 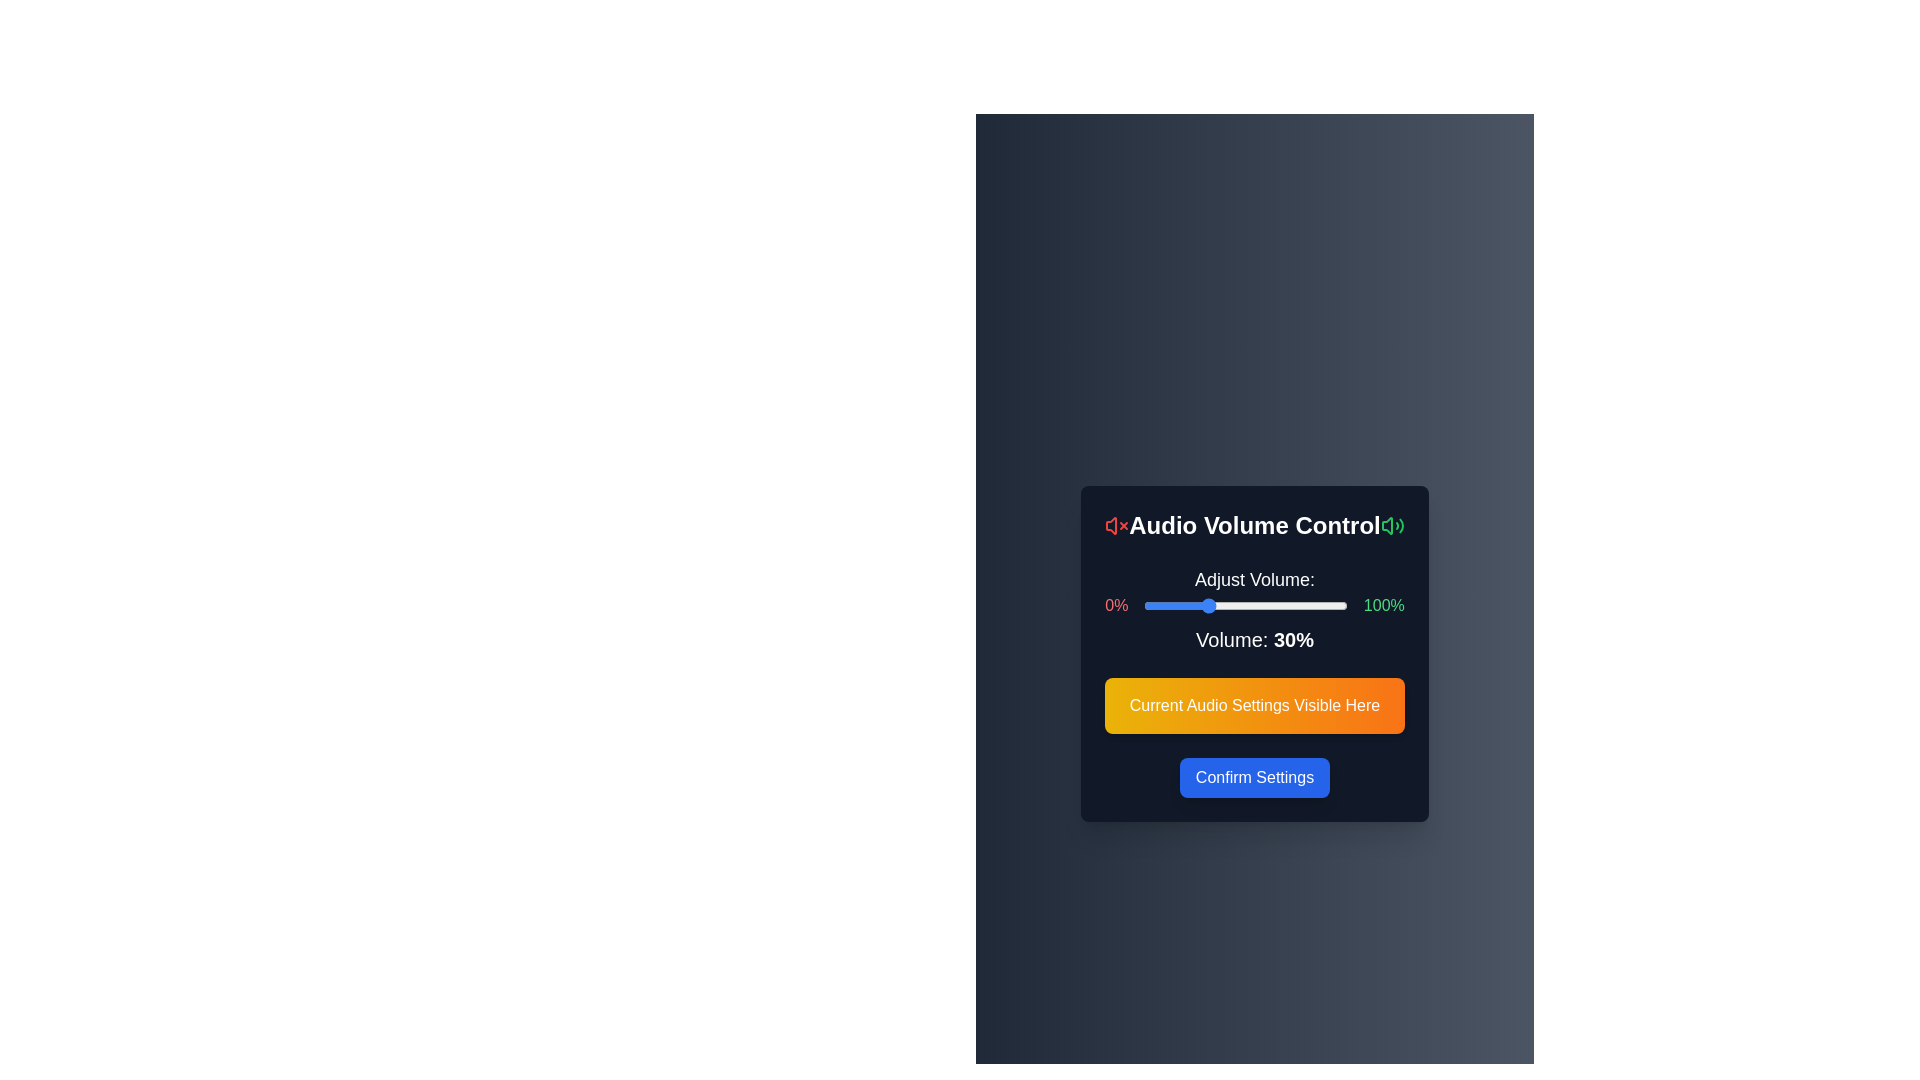 I want to click on the volume slider to 73%, so click(x=1292, y=604).